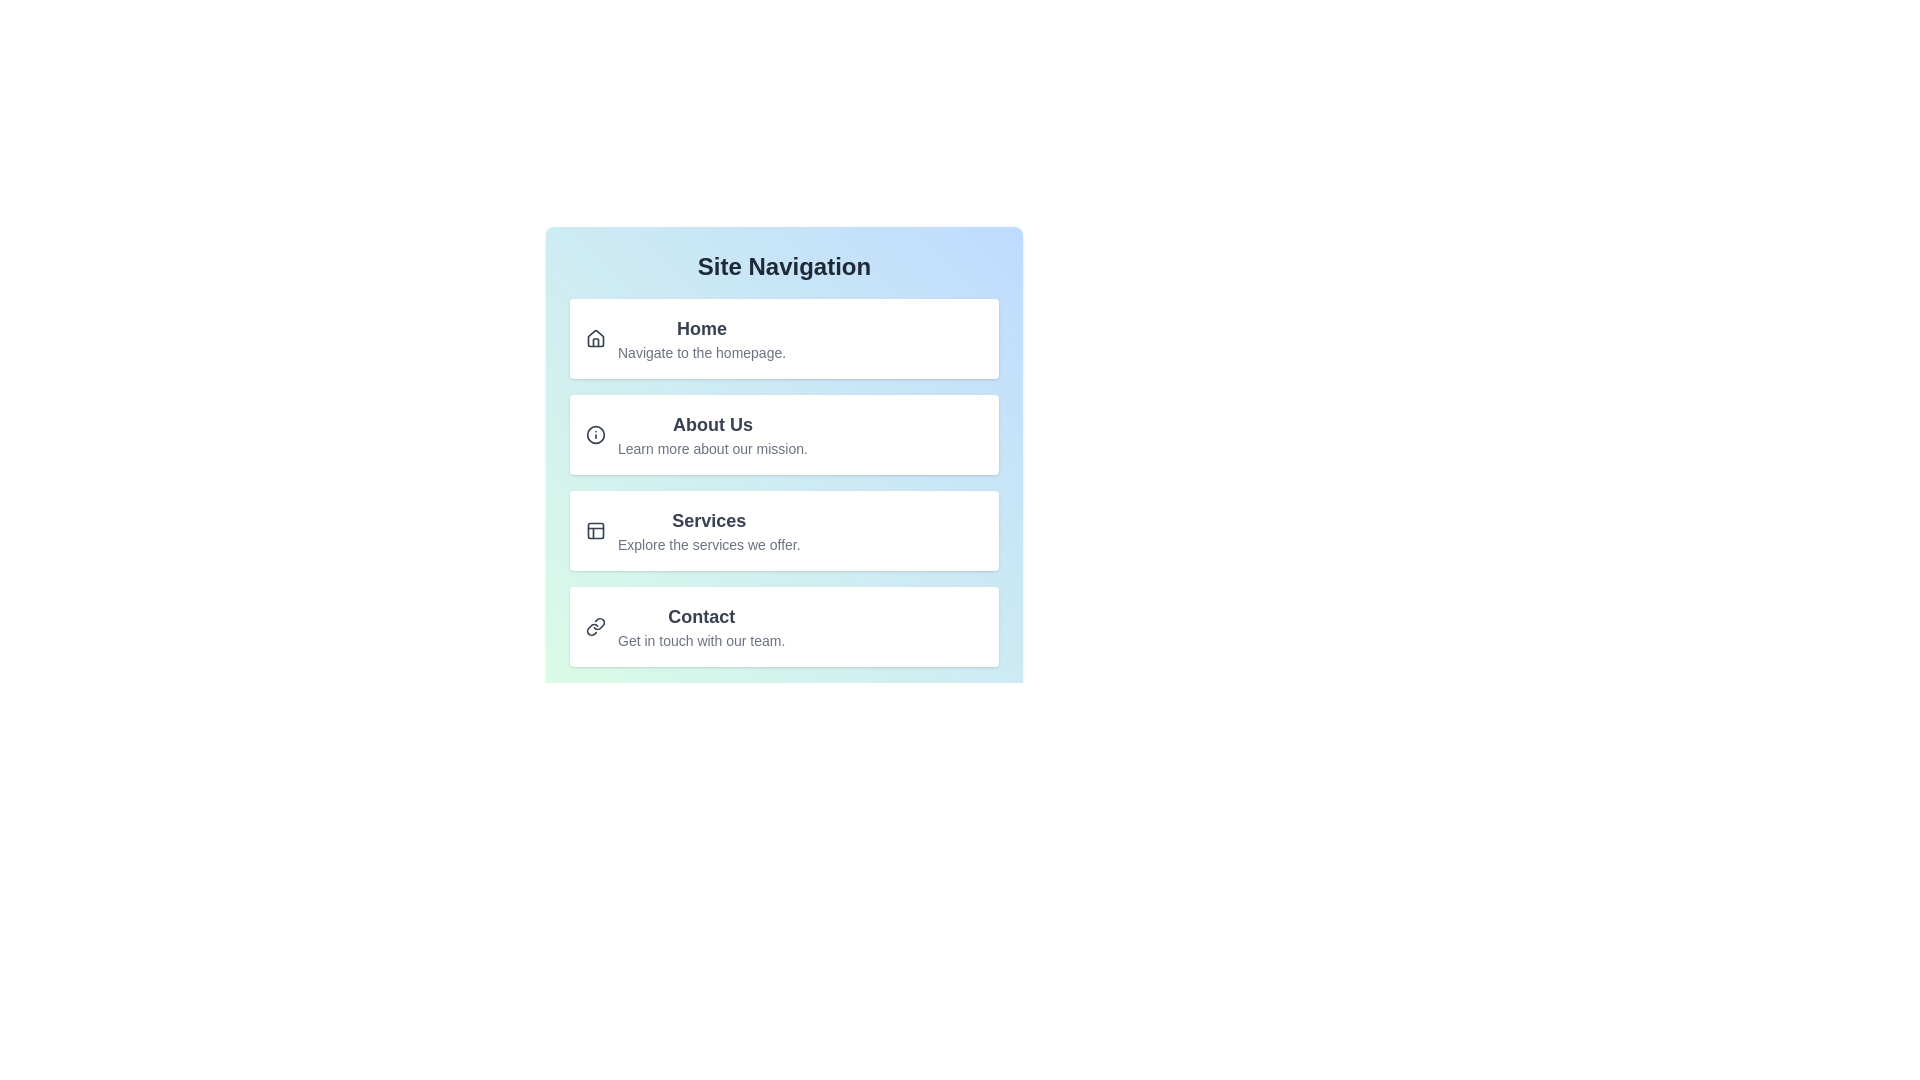 This screenshot has width=1920, height=1080. Describe the element at coordinates (783, 466) in the screenshot. I see `the 'About Us' card with a light blue and green gradient background` at that location.